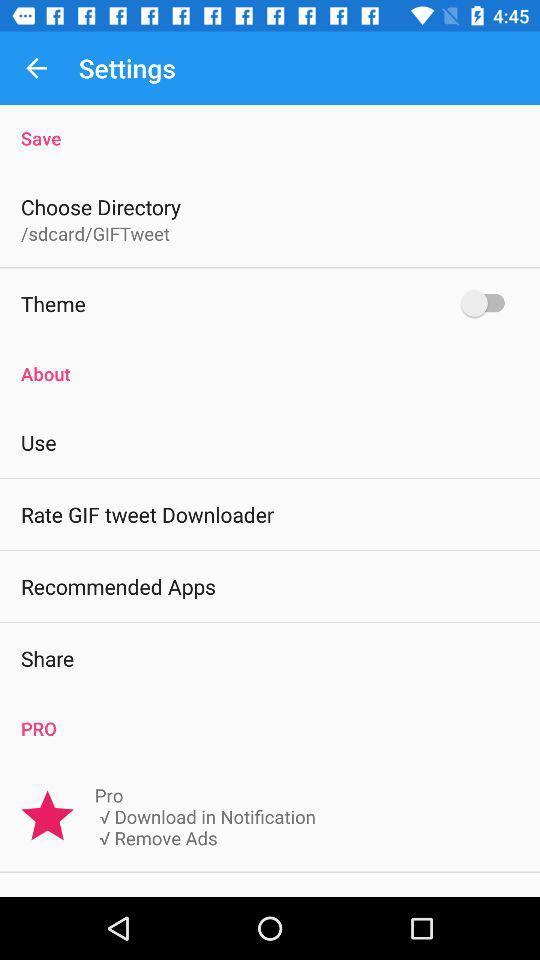 This screenshot has height=960, width=540. What do you see at coordinates (270, 362) in the screenshot?
I see `the about item` at bounding box center [270, 362].